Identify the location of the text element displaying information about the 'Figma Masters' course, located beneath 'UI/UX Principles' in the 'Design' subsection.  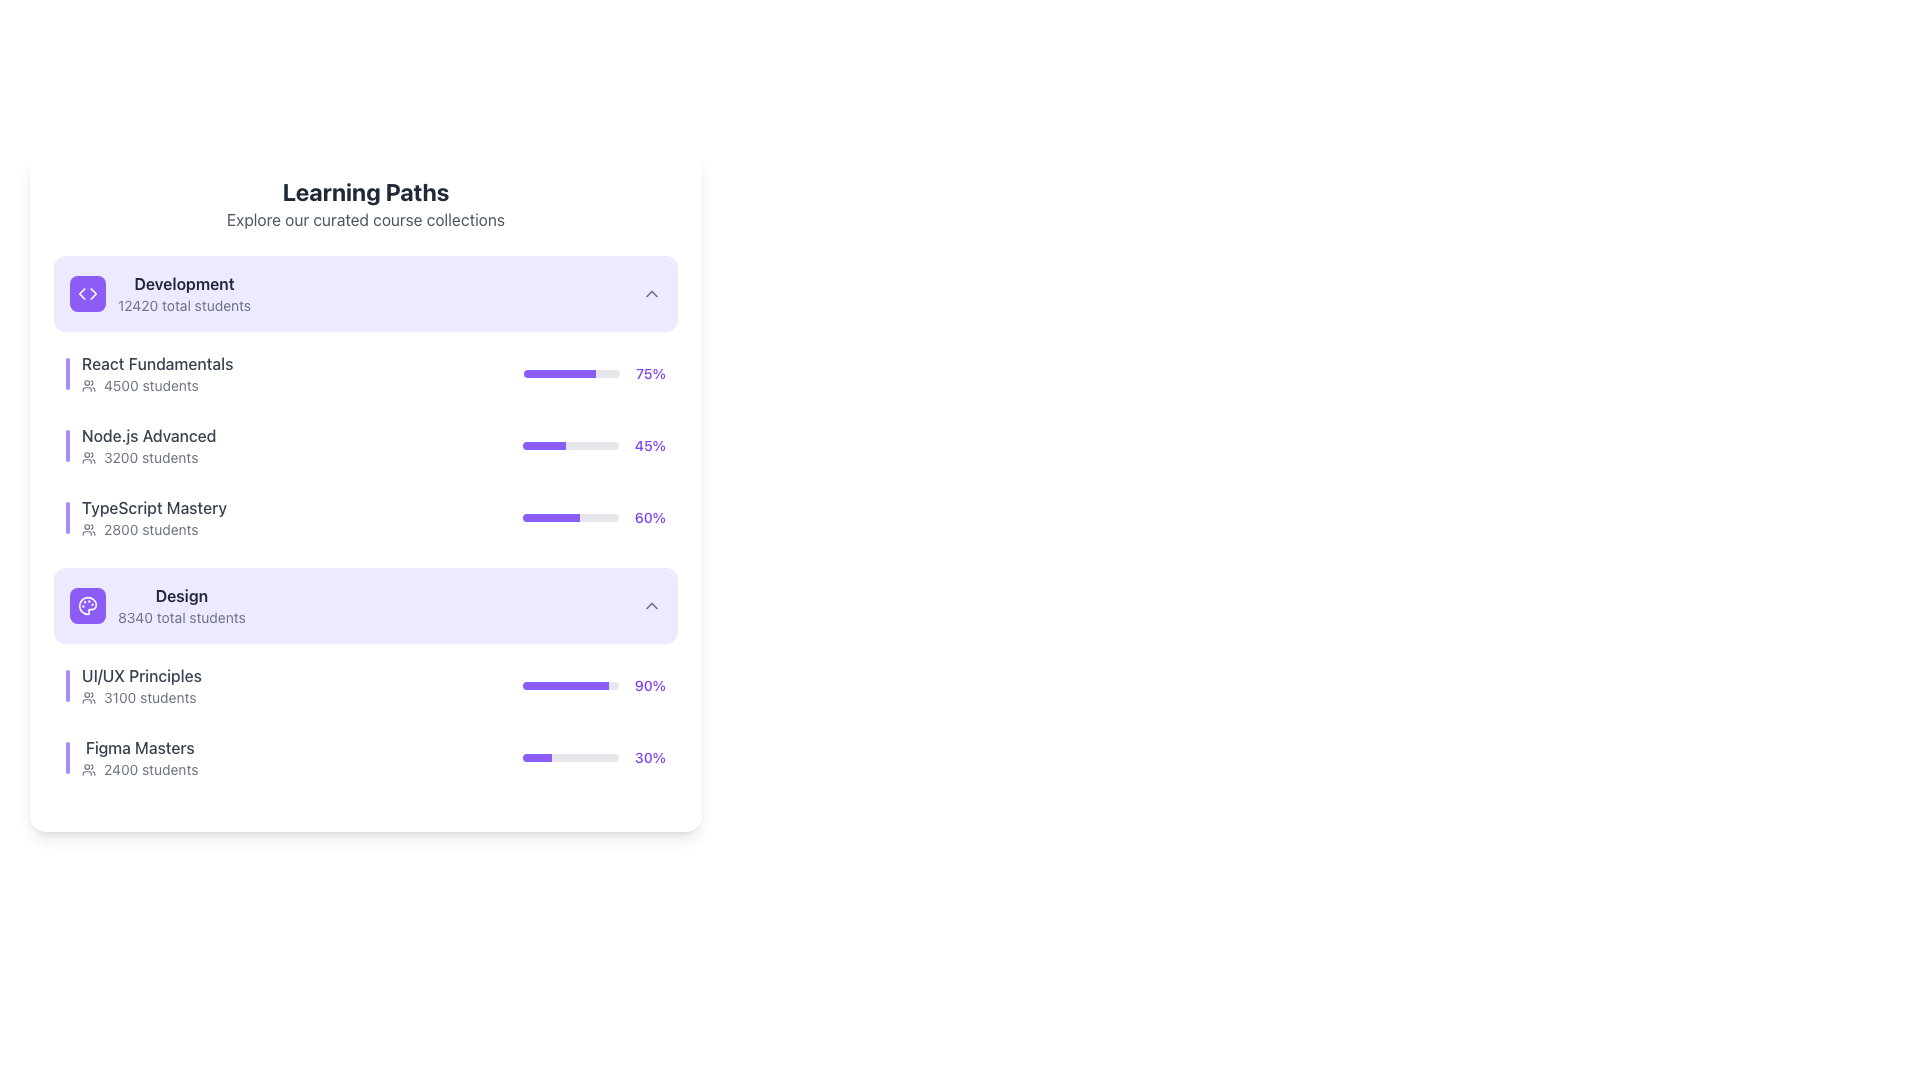
(131, 758).